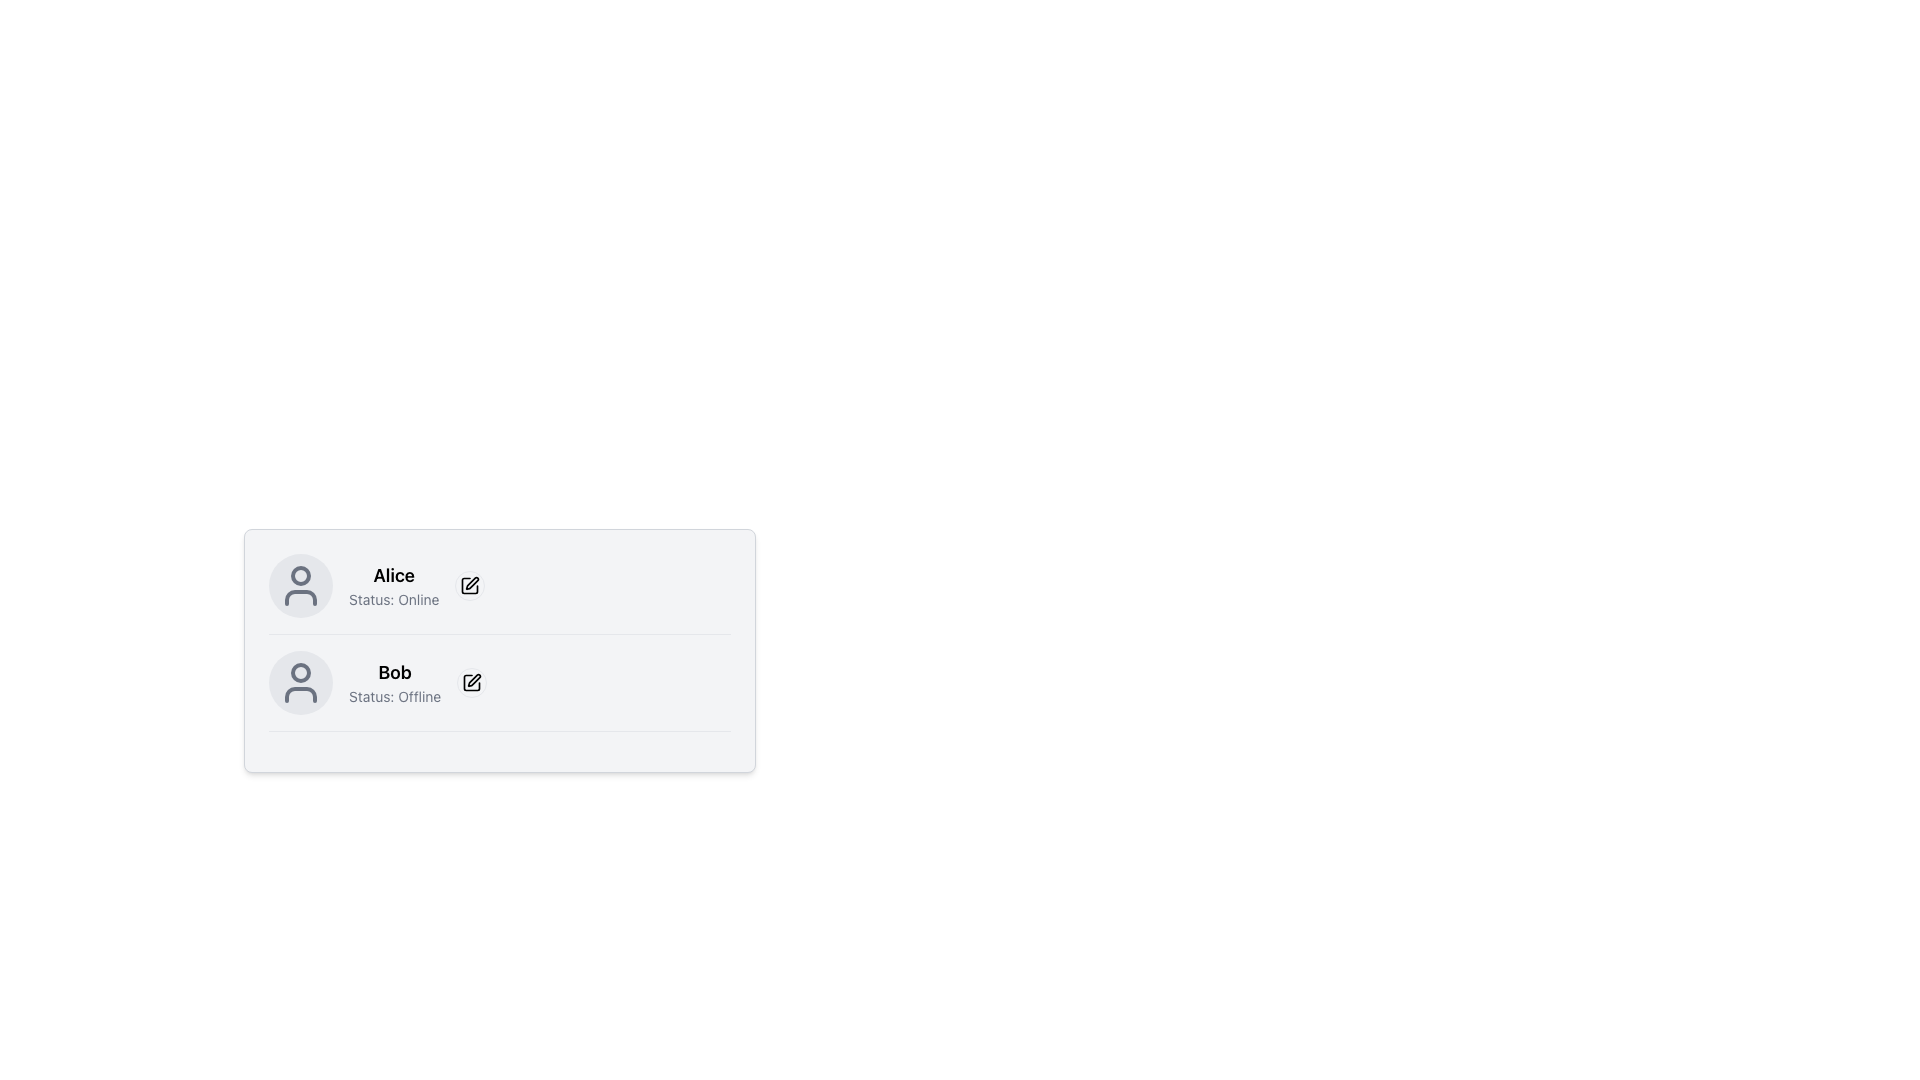  Describe the element at coordinates (469, 585) in the screenshot. I see `the circular button with a pen icon adjacent to 'Alice' in the user profile section` at that location.